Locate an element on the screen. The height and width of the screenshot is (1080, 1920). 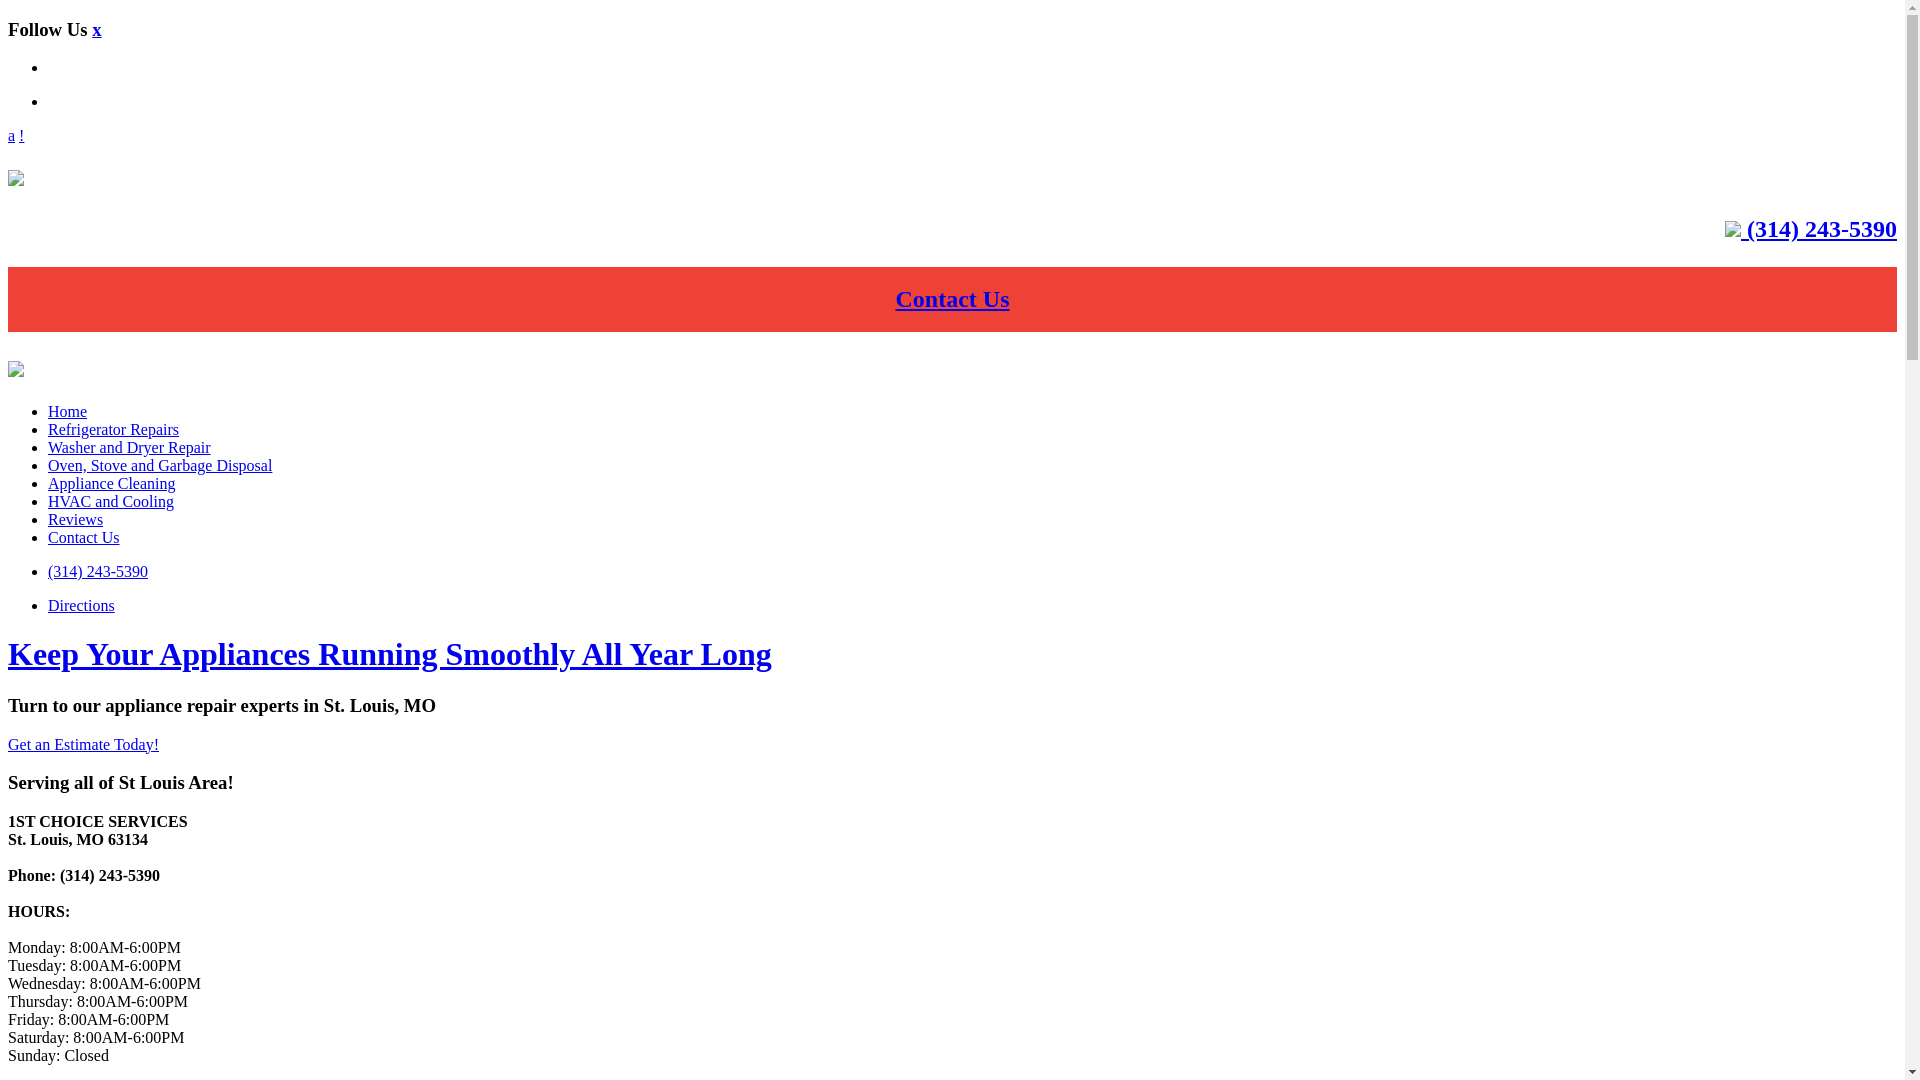
'Directions' is located at coordinates (80, 604).